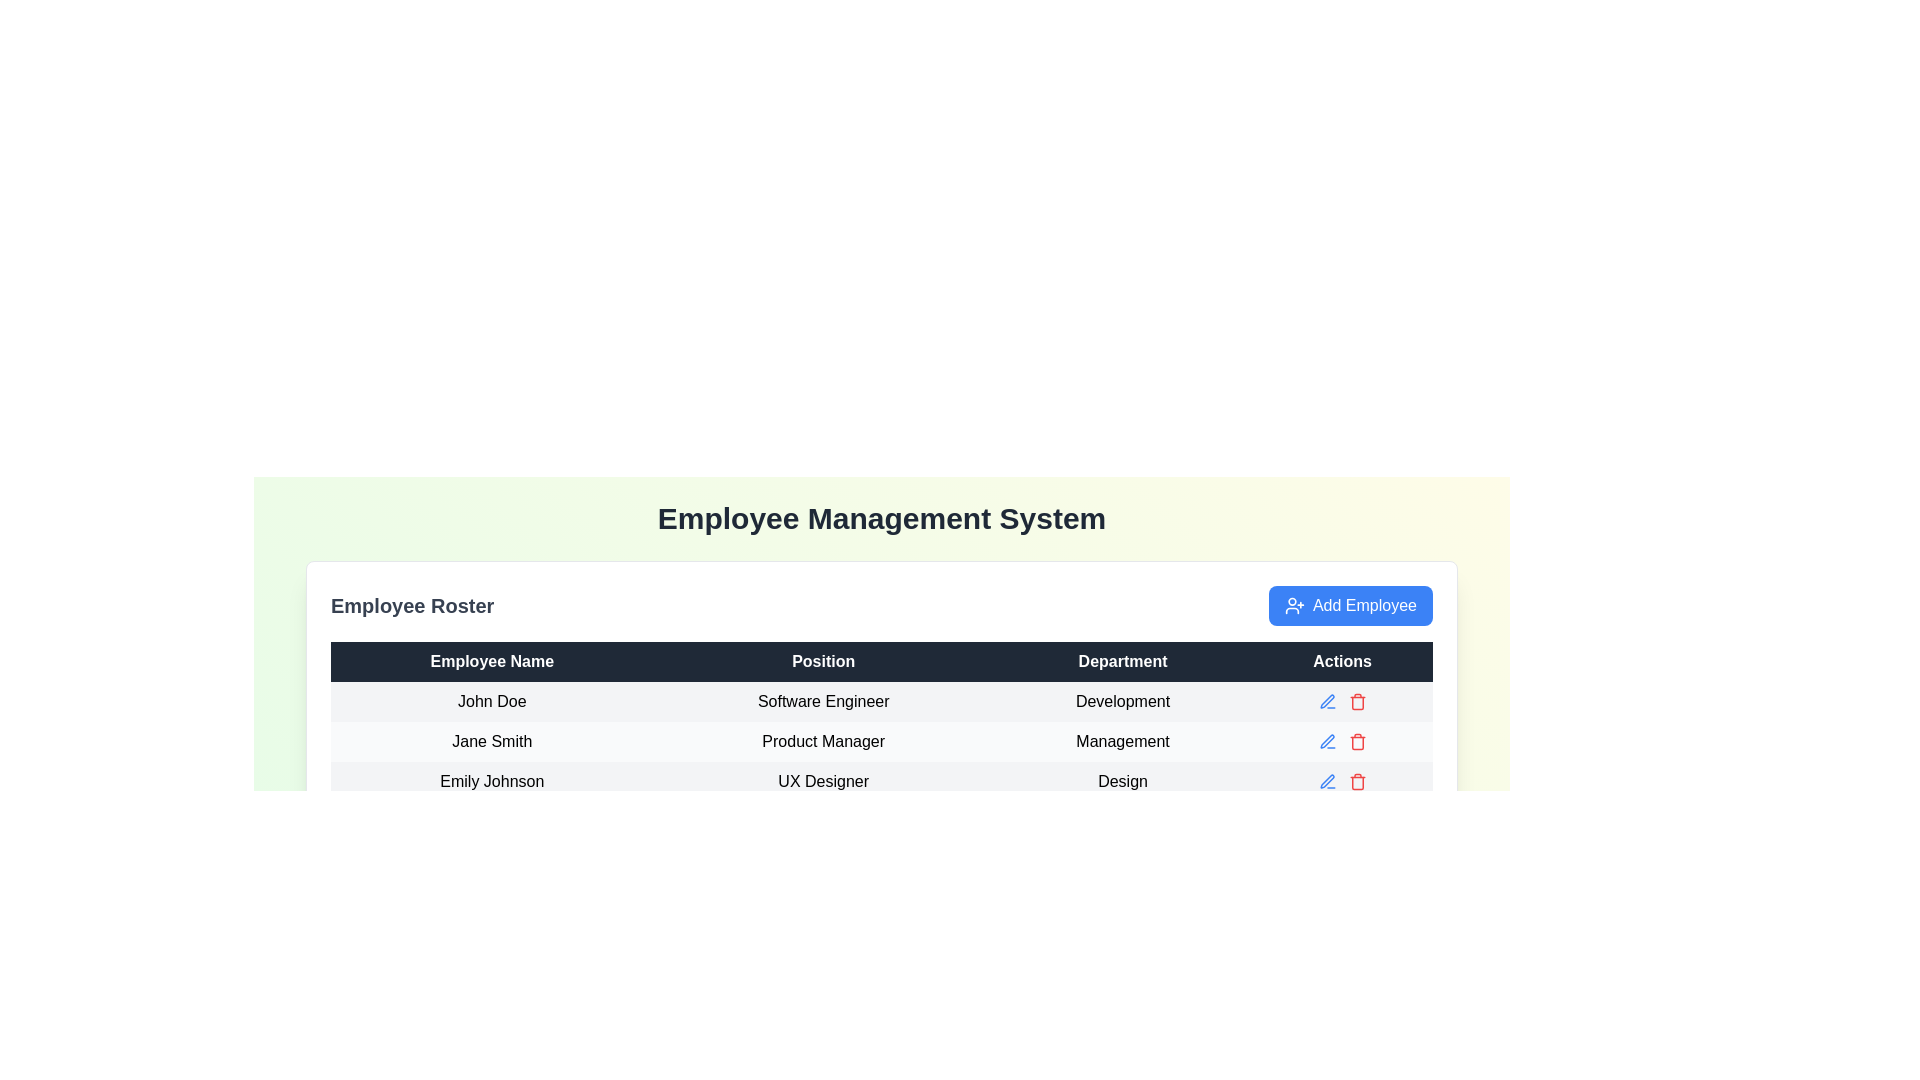 The width and height of the screenshot is (1920, 1080). I want to click on the blue pen icon button in the 'Actions' column of the third row associated with 'Emily Johnson' in the 'Design' department to initiate an edit action, so click(1327, 781).